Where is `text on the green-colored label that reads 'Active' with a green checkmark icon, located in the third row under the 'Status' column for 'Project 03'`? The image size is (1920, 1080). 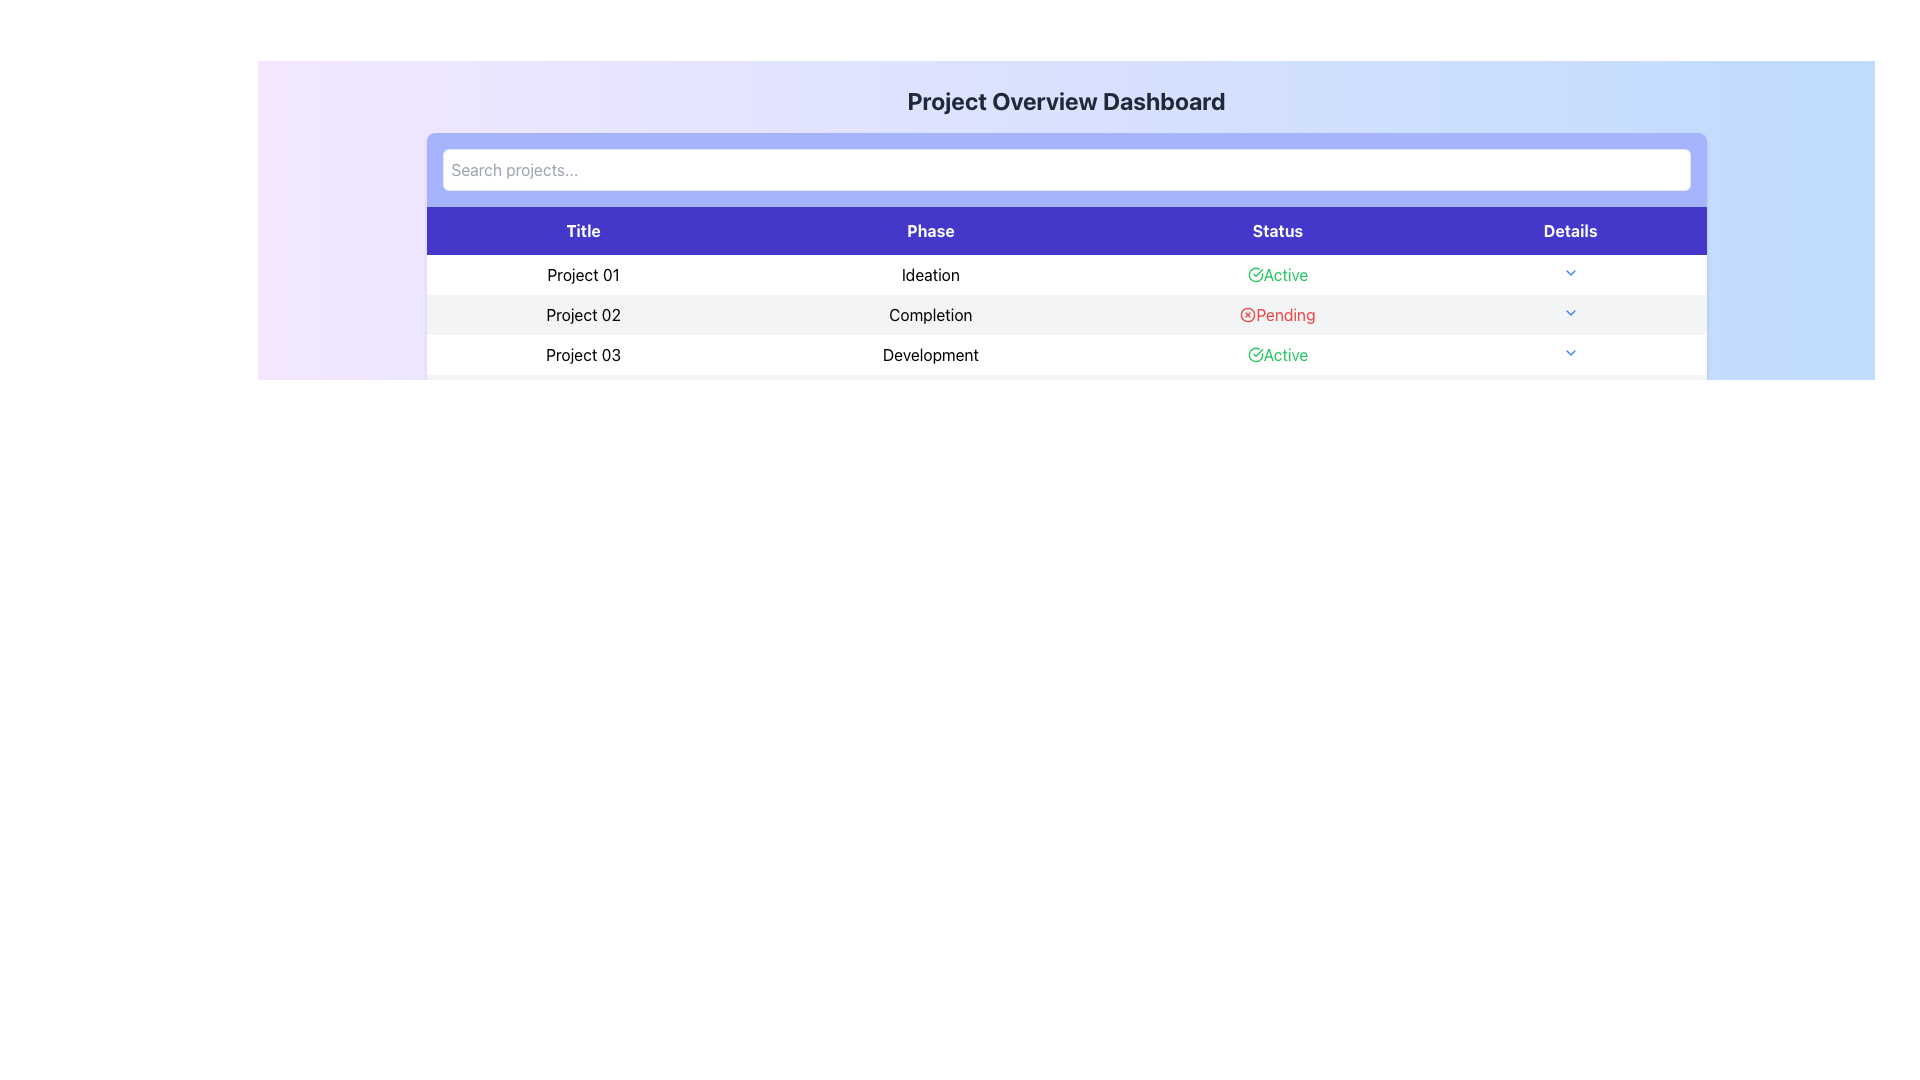 text on the green-colored label that reads 'Active' with a green checkmark icon, located in the third row under the 'Status' column for 'Project 03' is located at coordinates (1276, 353).